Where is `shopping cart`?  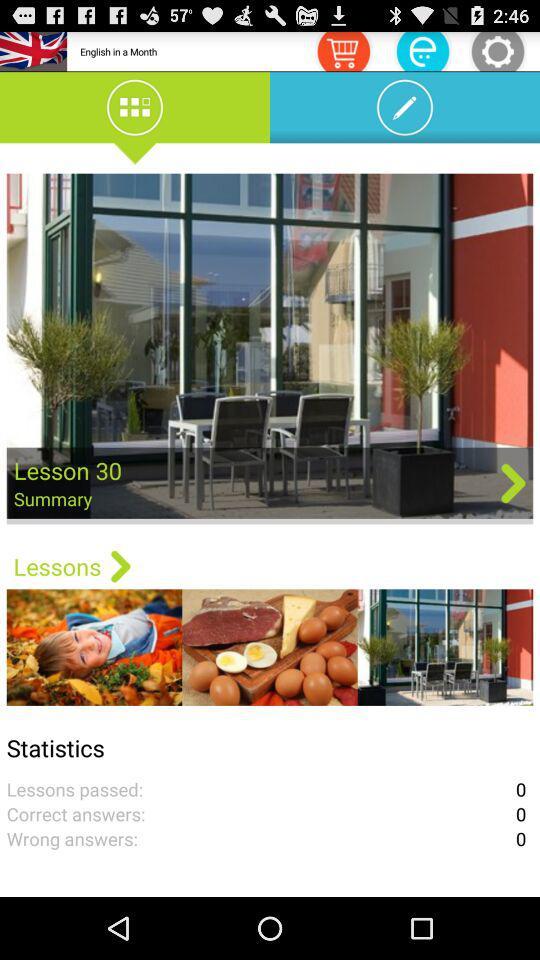 shopping cart is located at coordinates (342, 50).